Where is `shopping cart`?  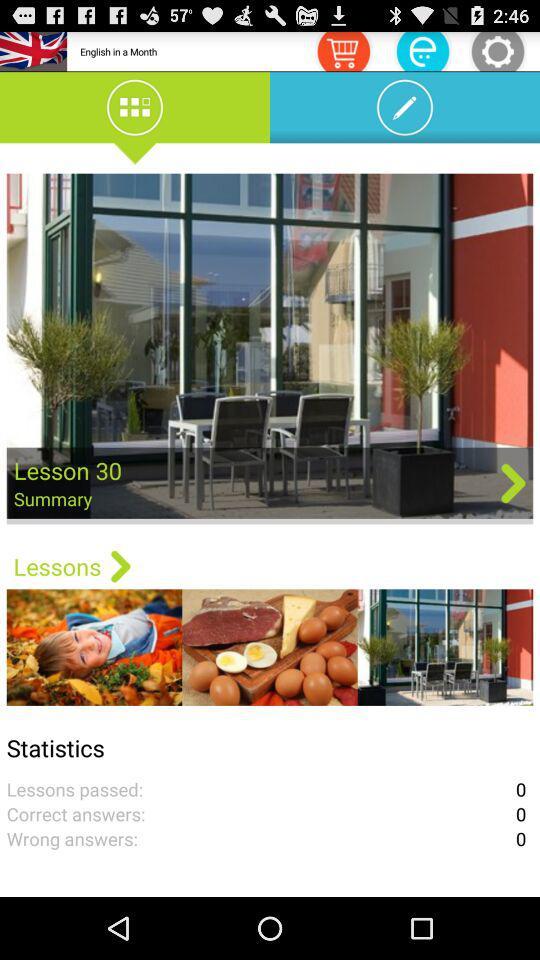 shopping cart is located at coordinates (342, 50).